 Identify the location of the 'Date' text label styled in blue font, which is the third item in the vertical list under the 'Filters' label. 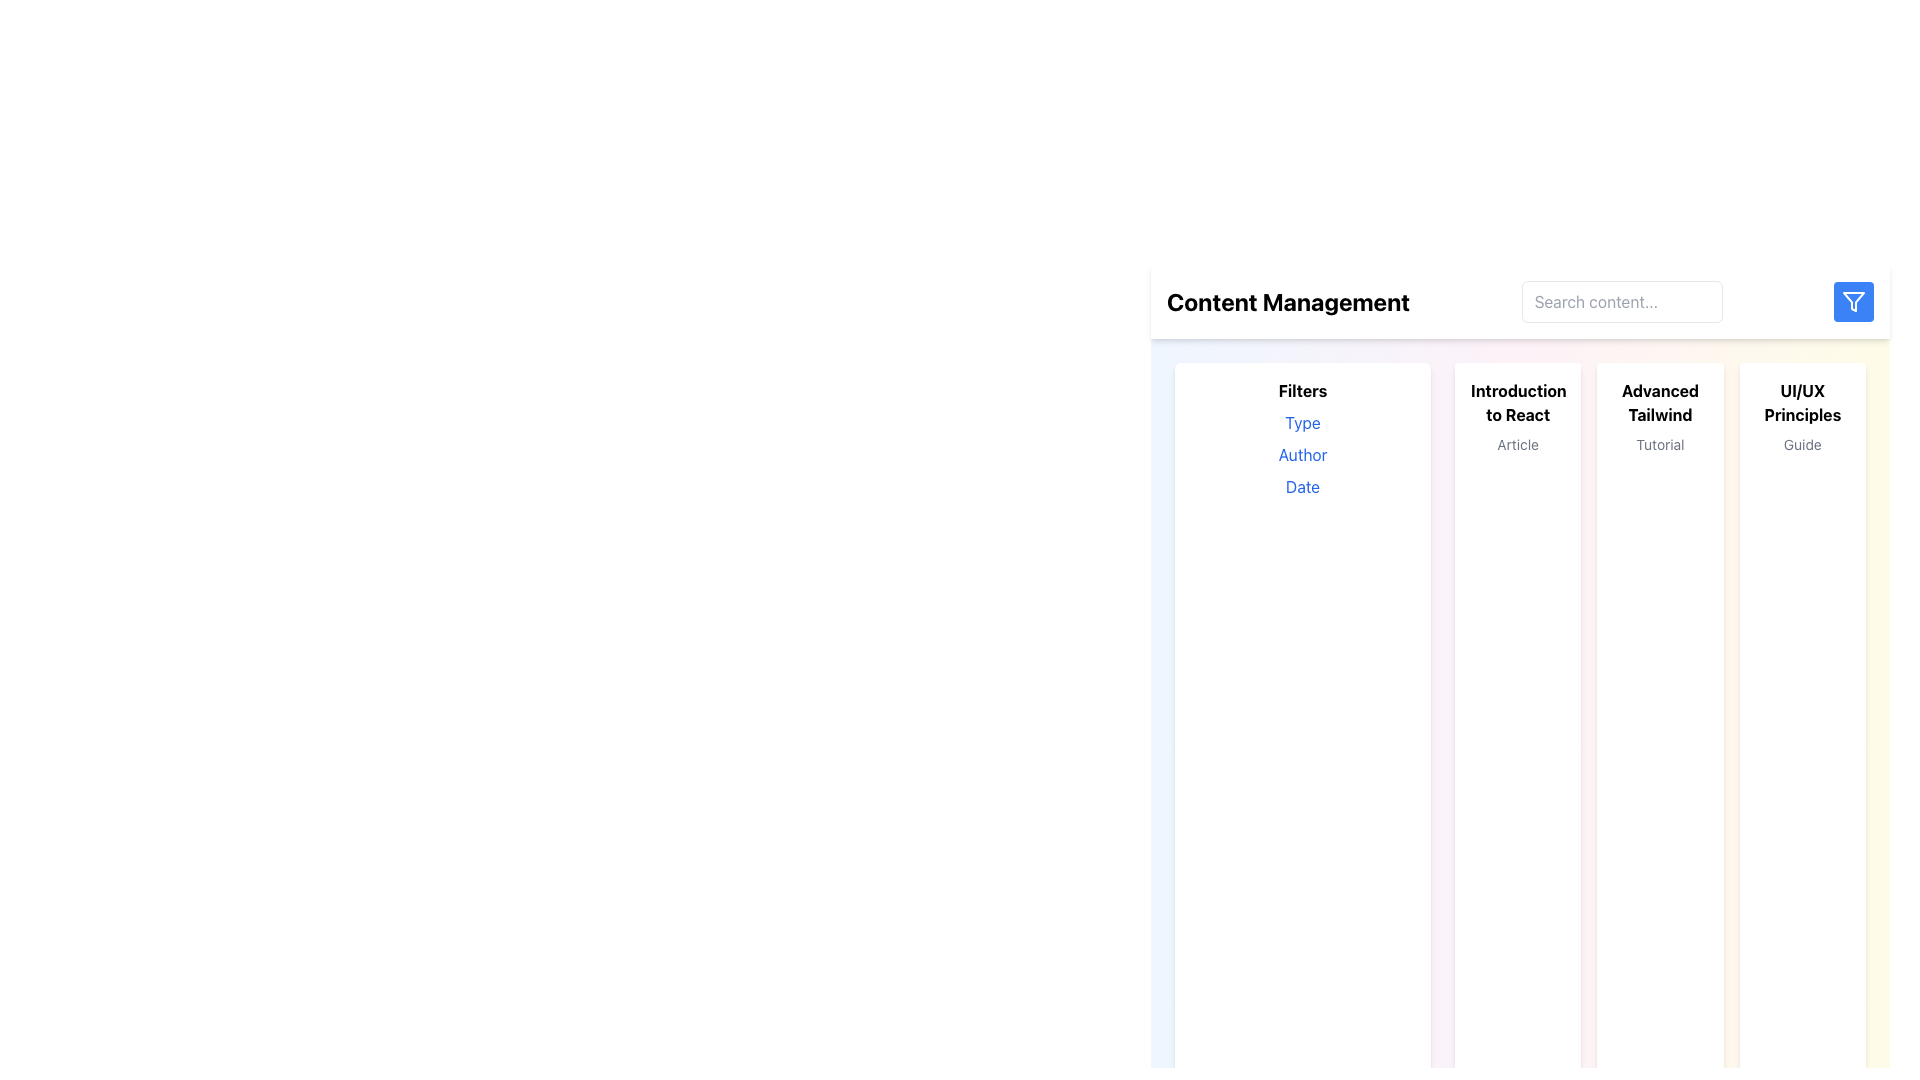
(1302, 486).